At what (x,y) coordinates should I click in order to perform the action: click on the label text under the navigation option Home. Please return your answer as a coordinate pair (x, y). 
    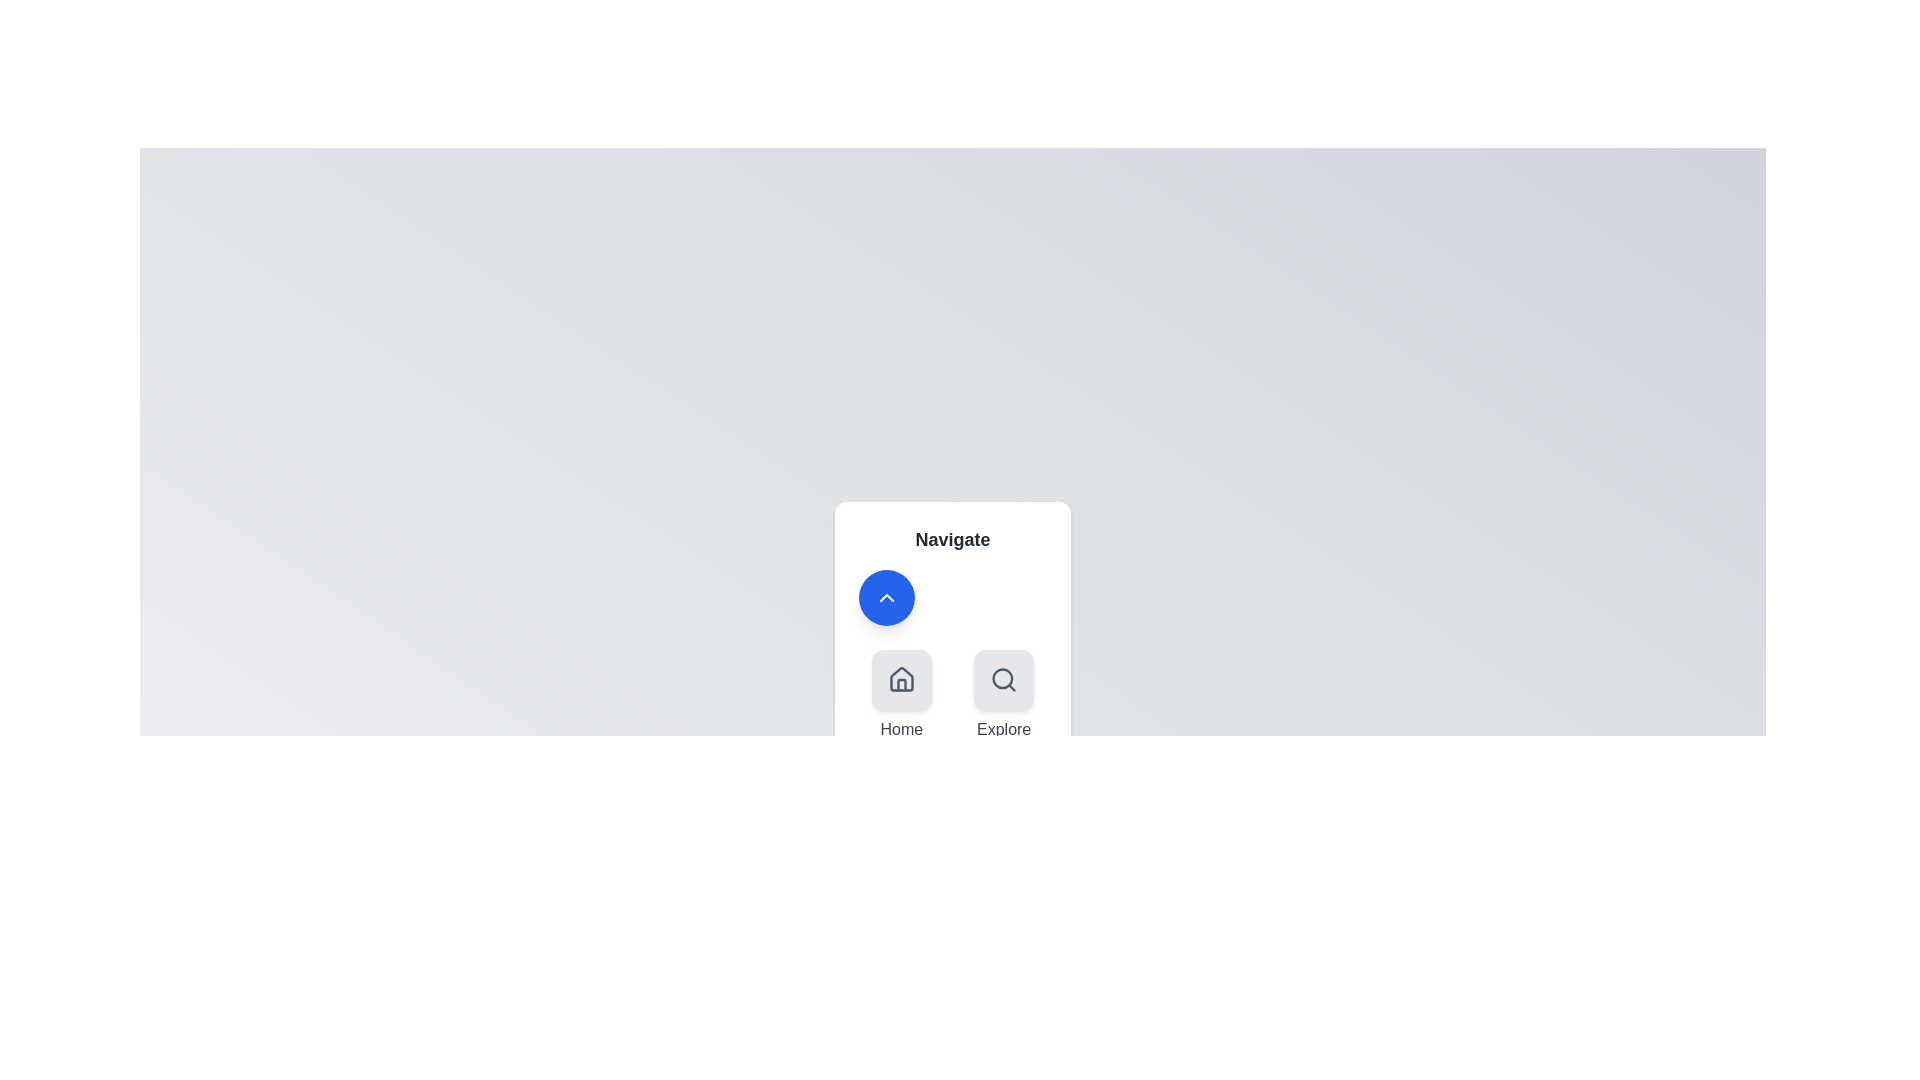
    Looking at the image, I should click on (900, 729).